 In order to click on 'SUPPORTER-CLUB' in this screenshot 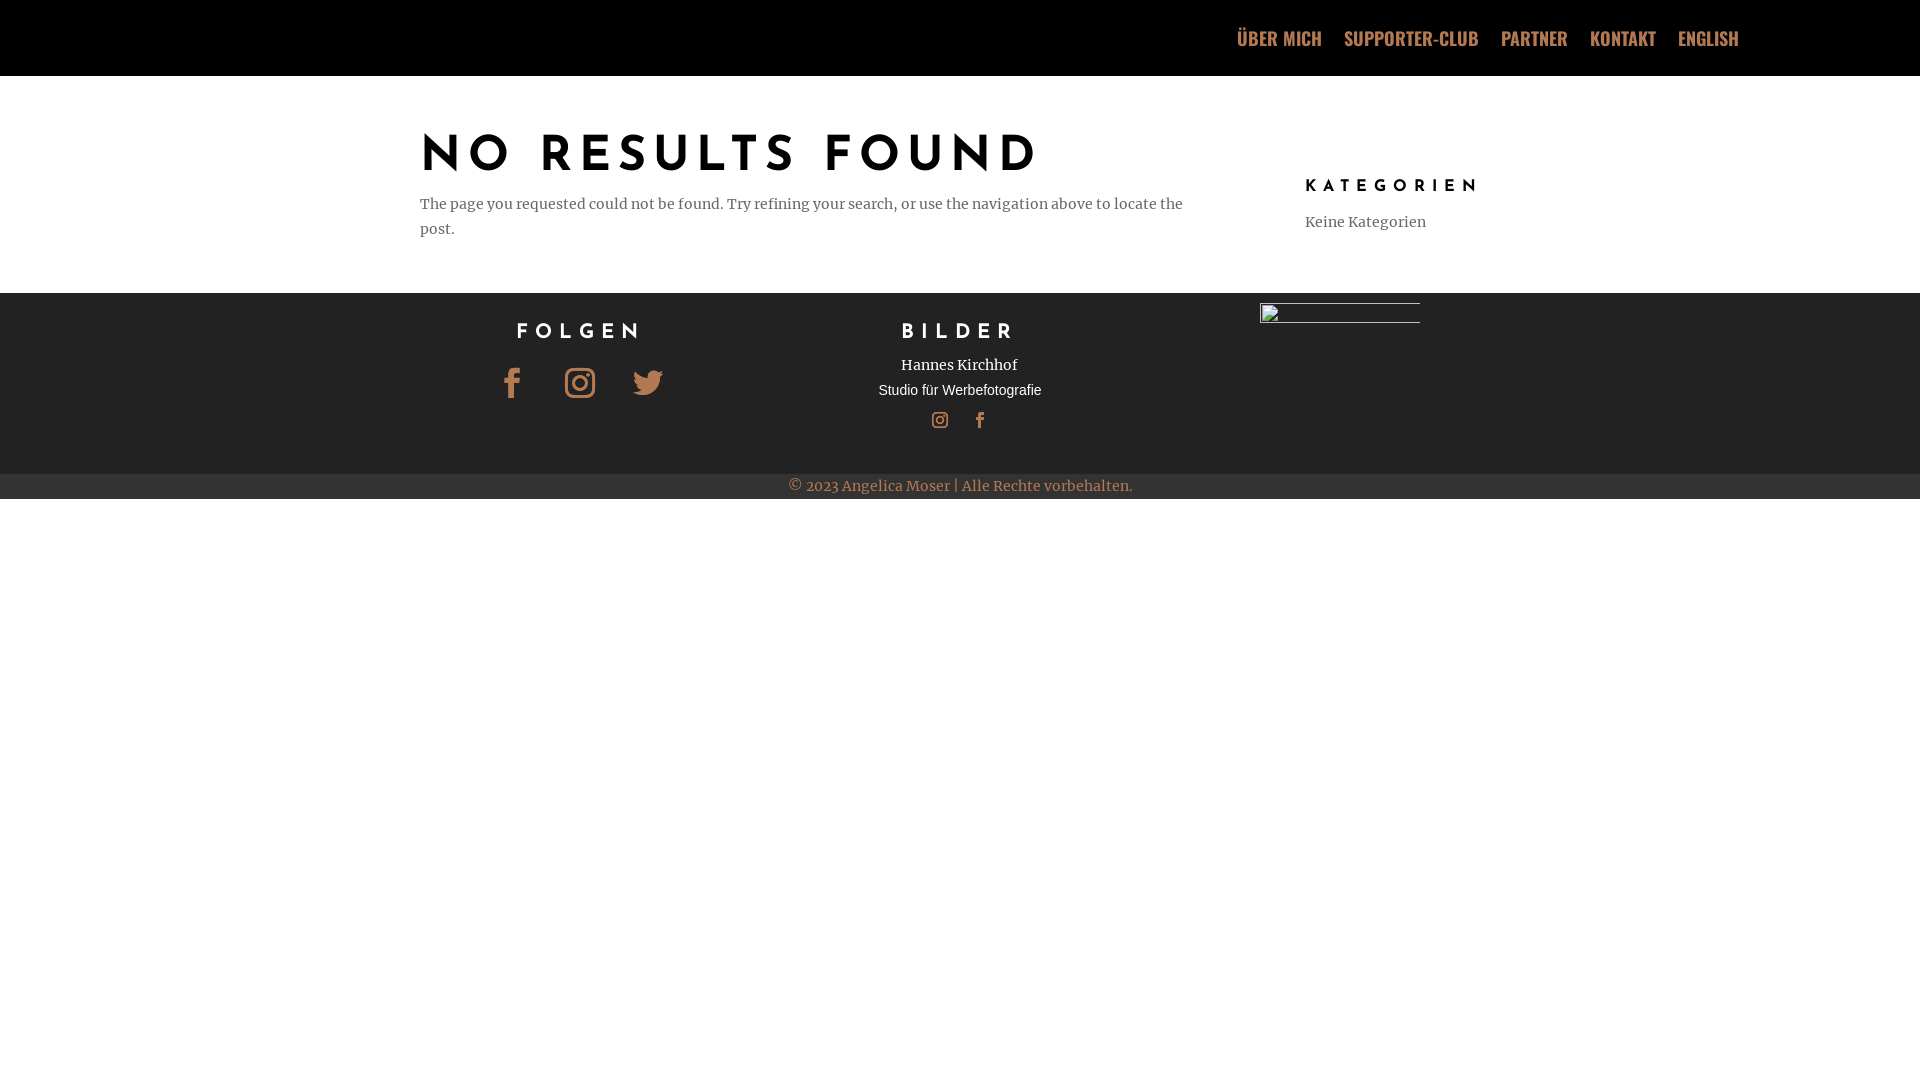, I will do `click(1410, 38)`.